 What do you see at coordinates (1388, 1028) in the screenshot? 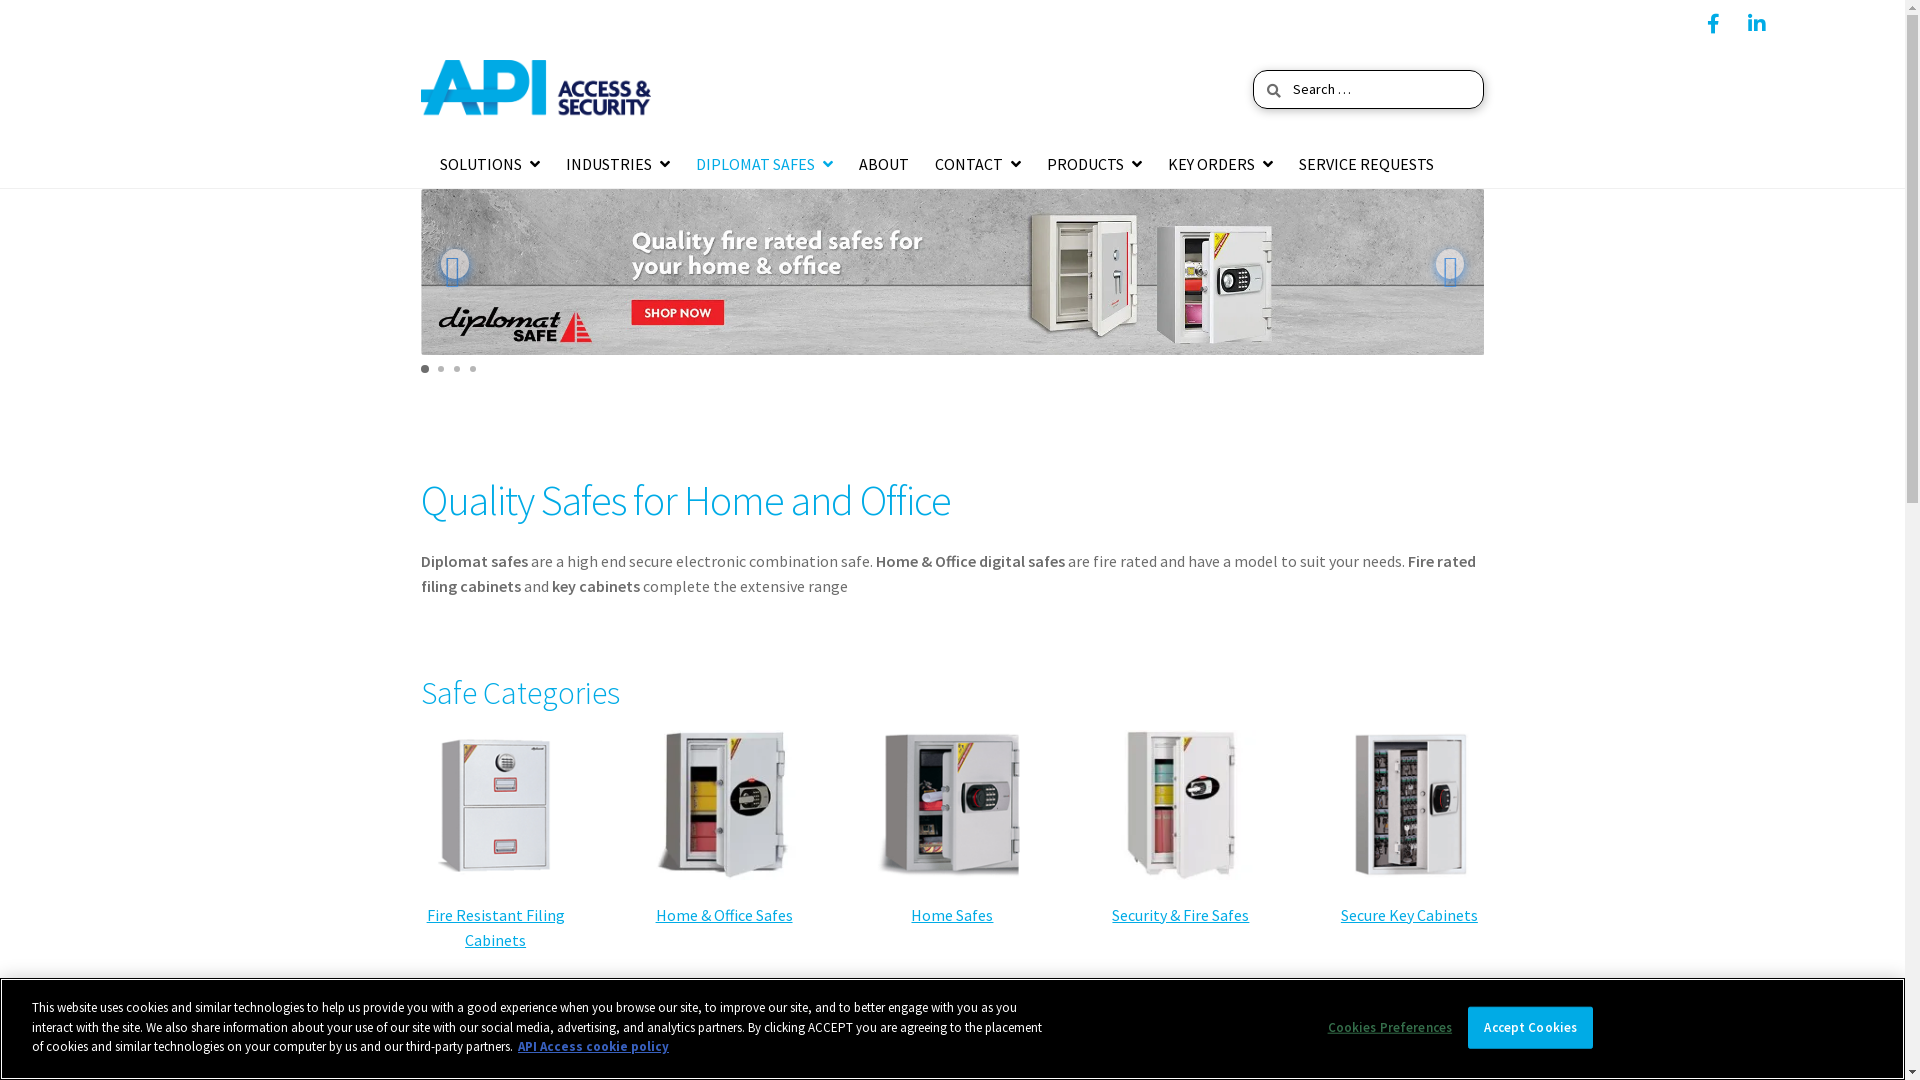
I see `'Cookies Preferences'` at bounding box center [1388, 1028].